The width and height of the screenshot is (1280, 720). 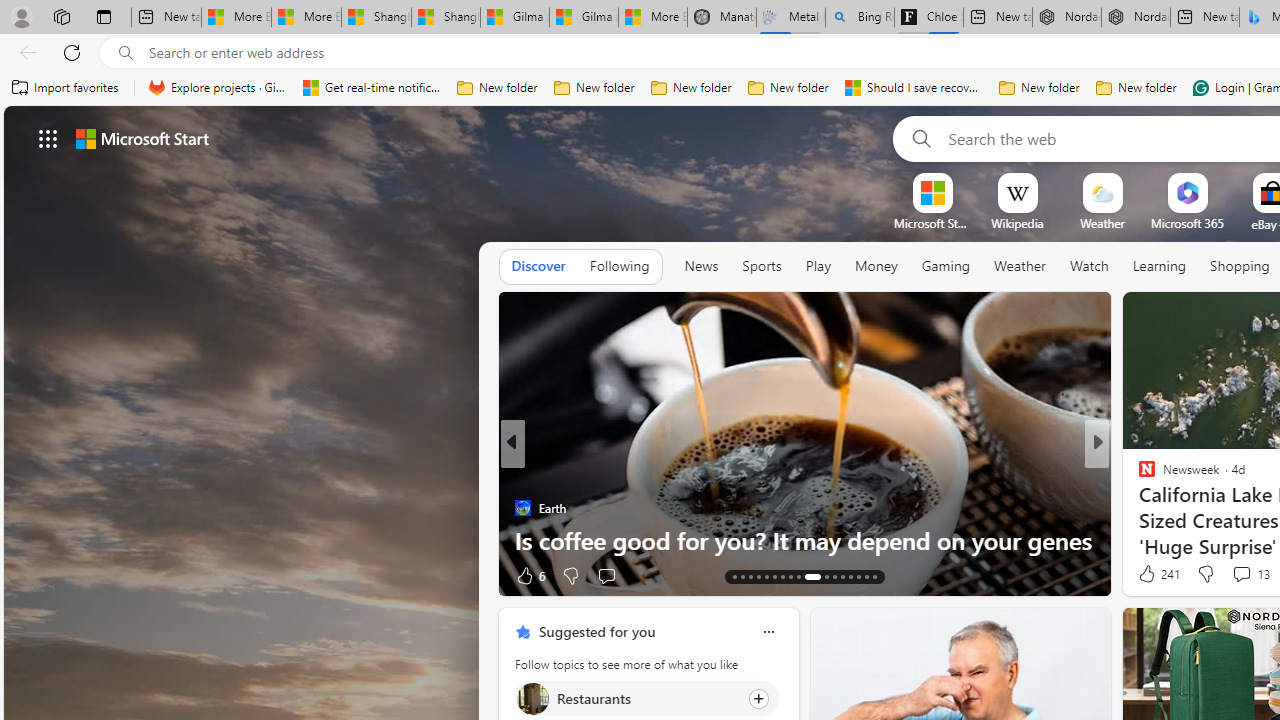 What do you see at coordinates (11, 575) in the screenshot?
I see `'View comments 102 Comment'` at bounding box center [11, 575].